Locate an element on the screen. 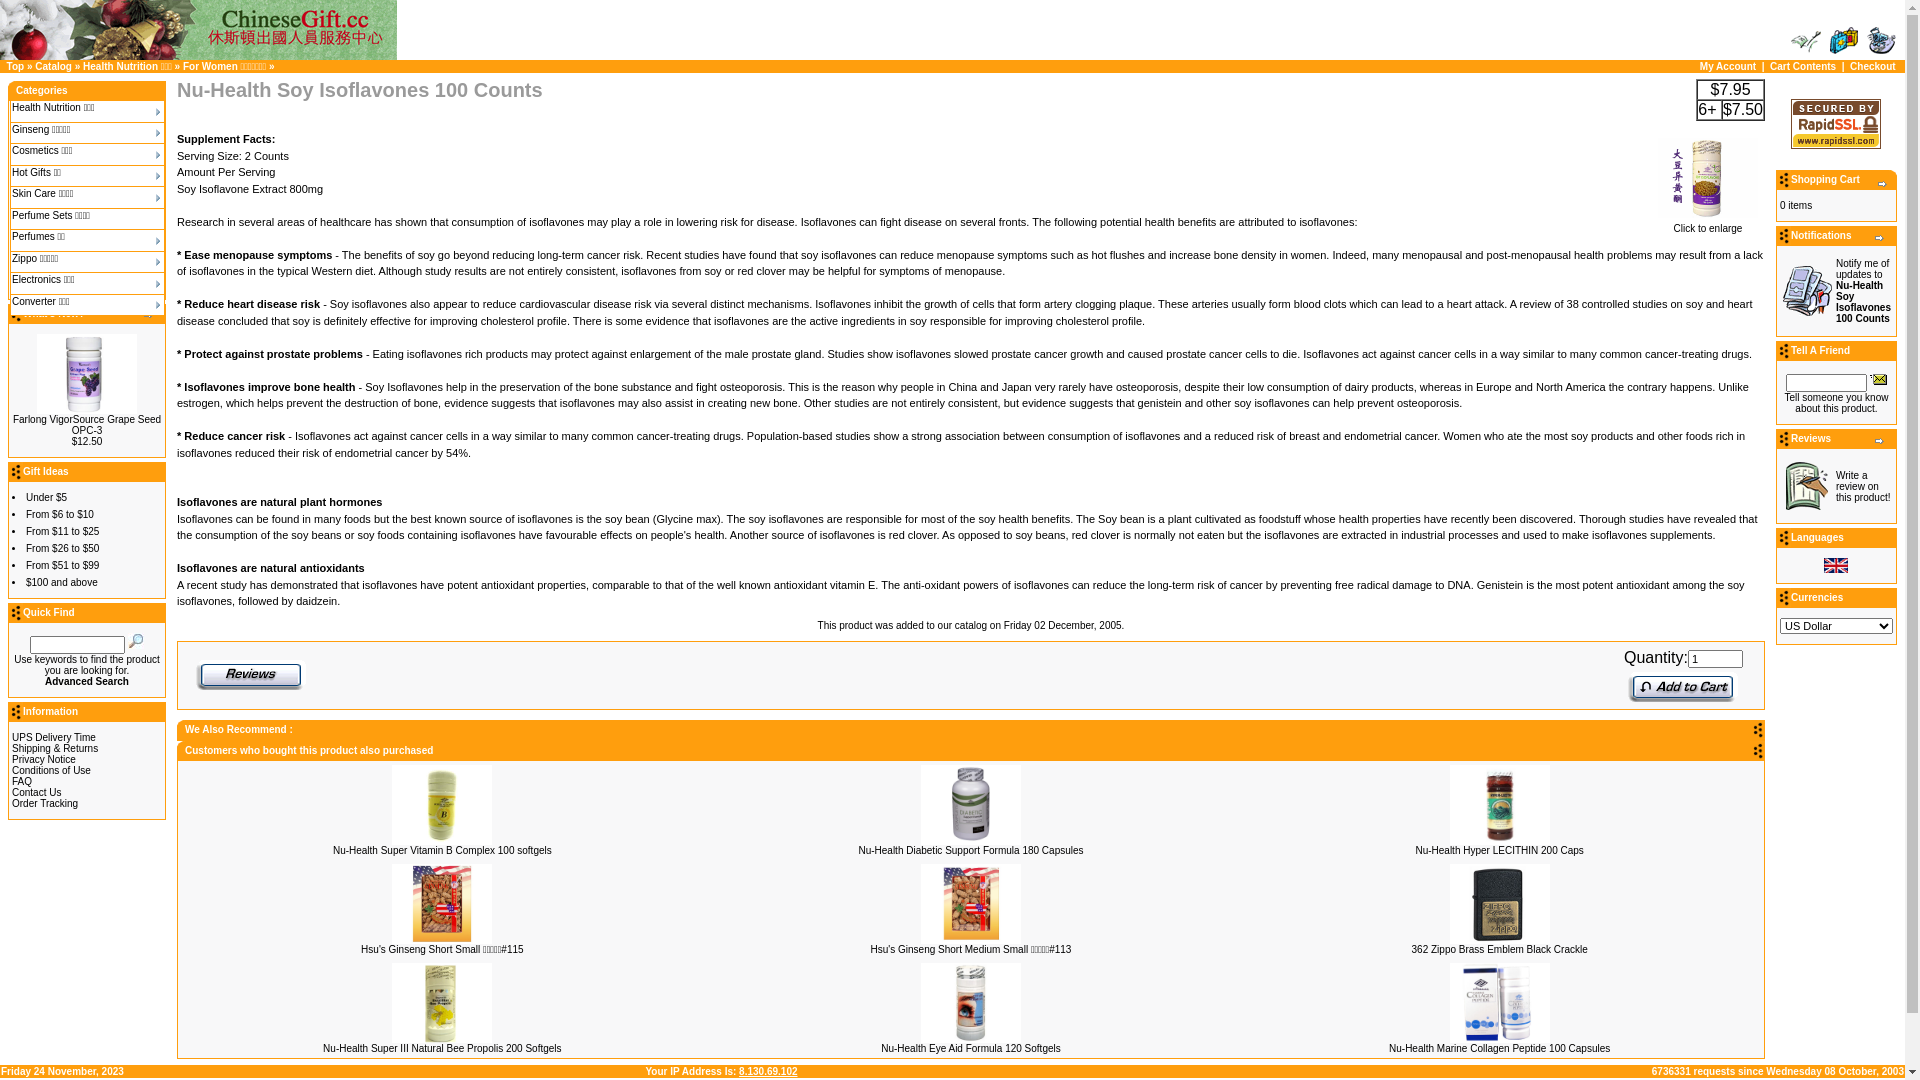 The height and width of the screenshot is (1080, 1920). 'From $6 to $10' is located at coordinates (59, 513).